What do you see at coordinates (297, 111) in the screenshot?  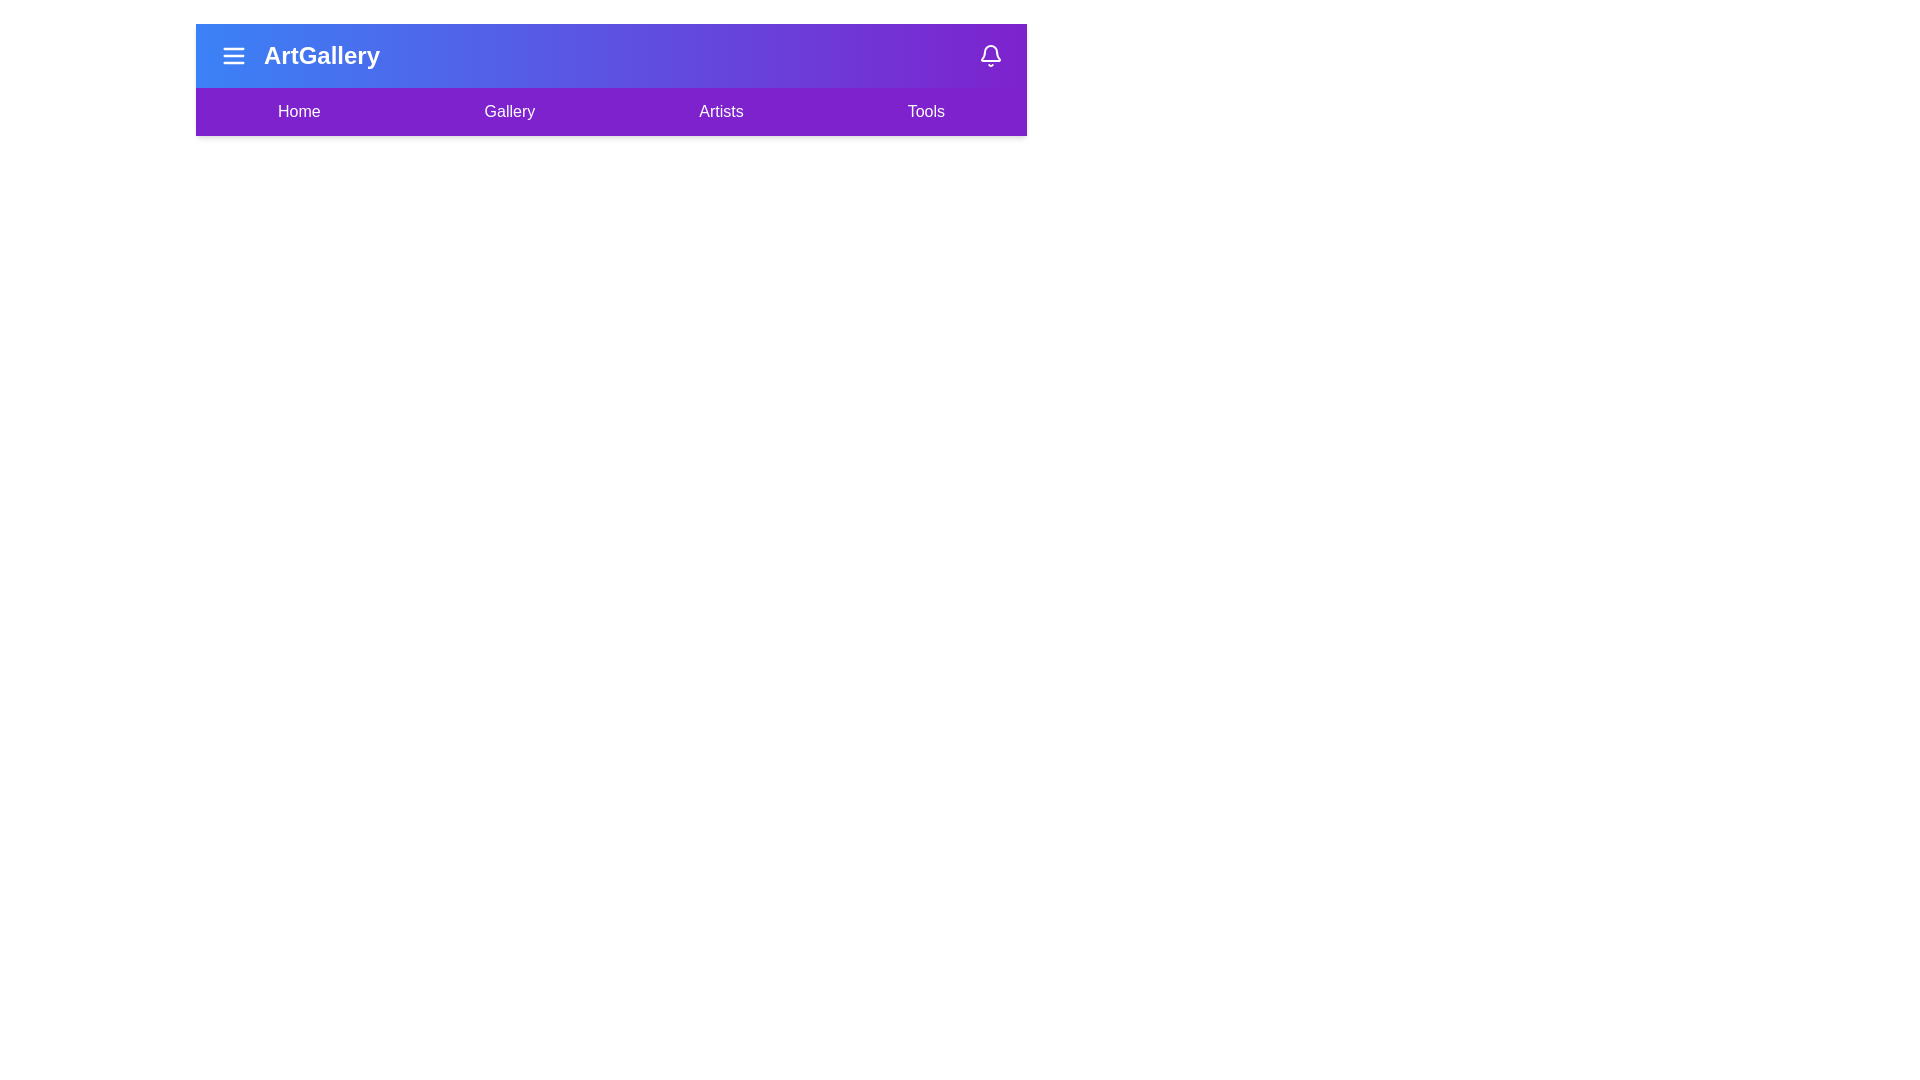 I see `the menu item labeled Home to navigate to the corresponding section` at bounding box center [297, 111].